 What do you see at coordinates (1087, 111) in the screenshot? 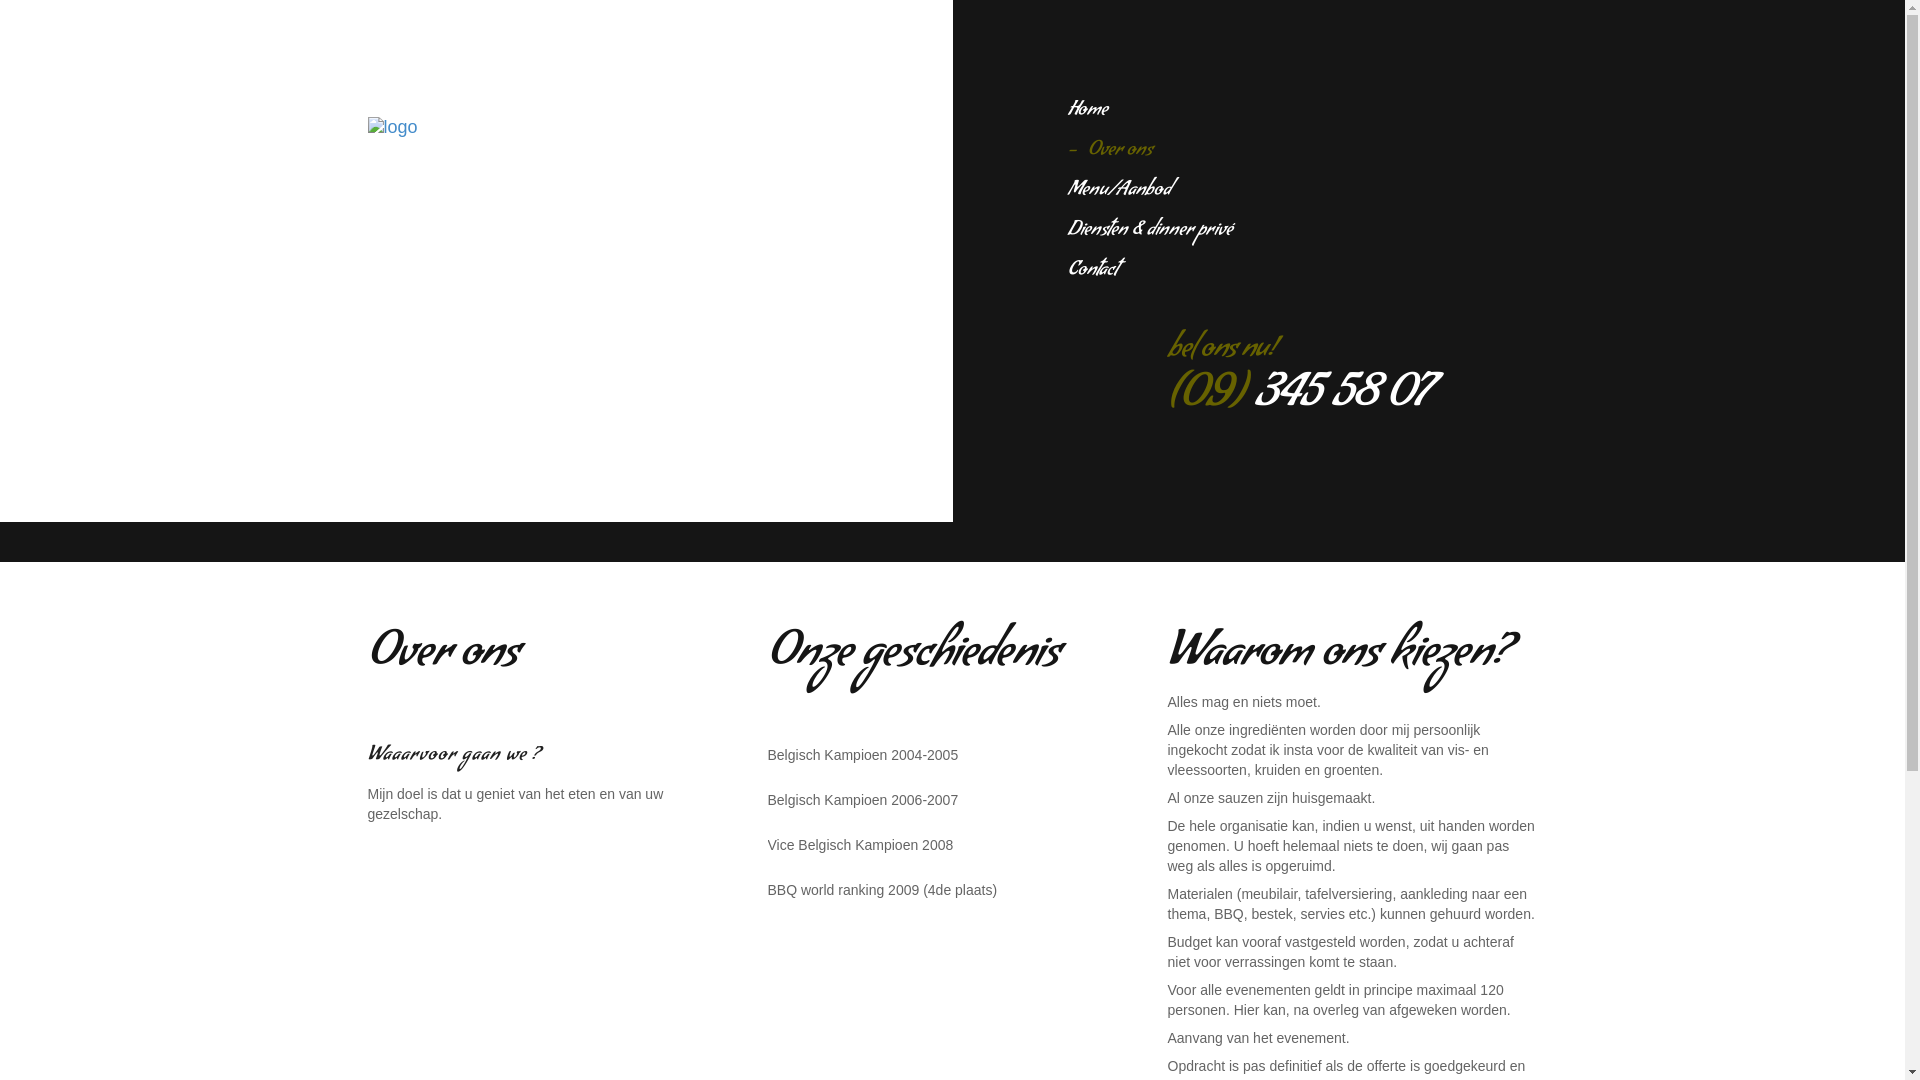
I see `'Home'` at bounding box center [1087, 111].